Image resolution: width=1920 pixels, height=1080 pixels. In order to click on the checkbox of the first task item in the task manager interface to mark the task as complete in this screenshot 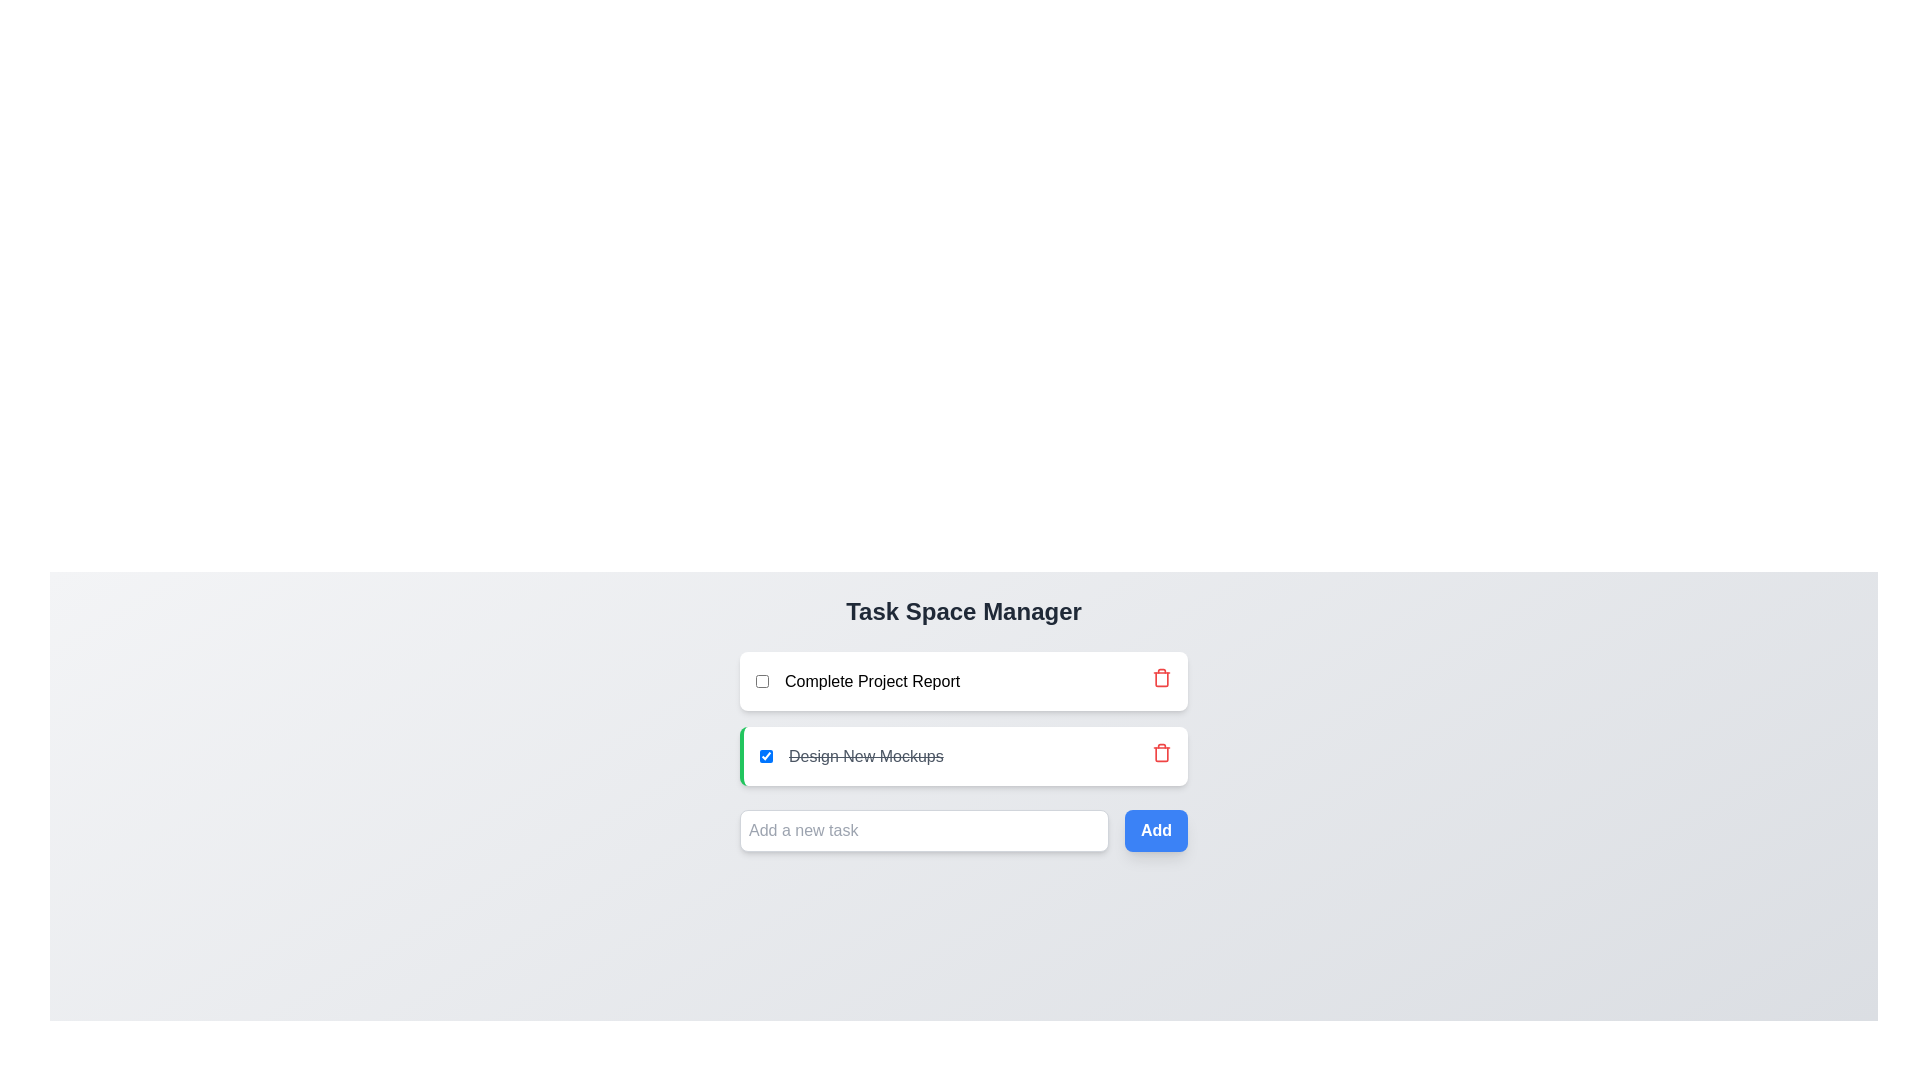, I will do `click(858, 680)`.